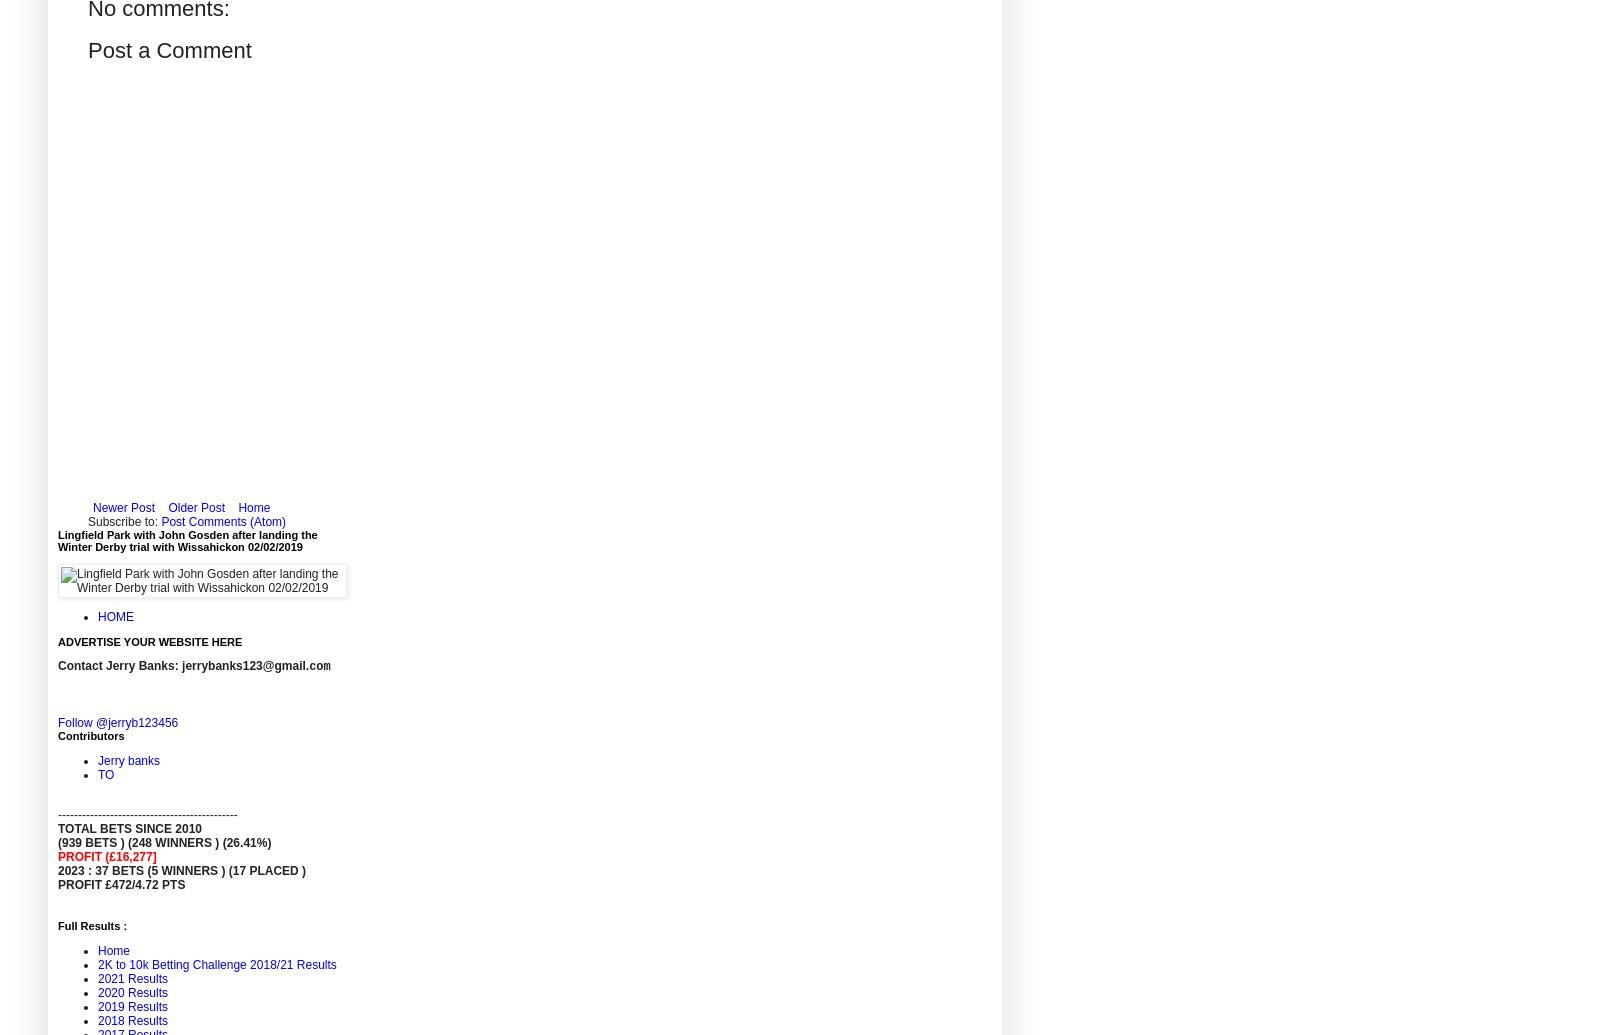  What do you see at coordinates (123, 520) in the screenshot?
I see `'Subscribe to:'` at bounding box center [123, 520].